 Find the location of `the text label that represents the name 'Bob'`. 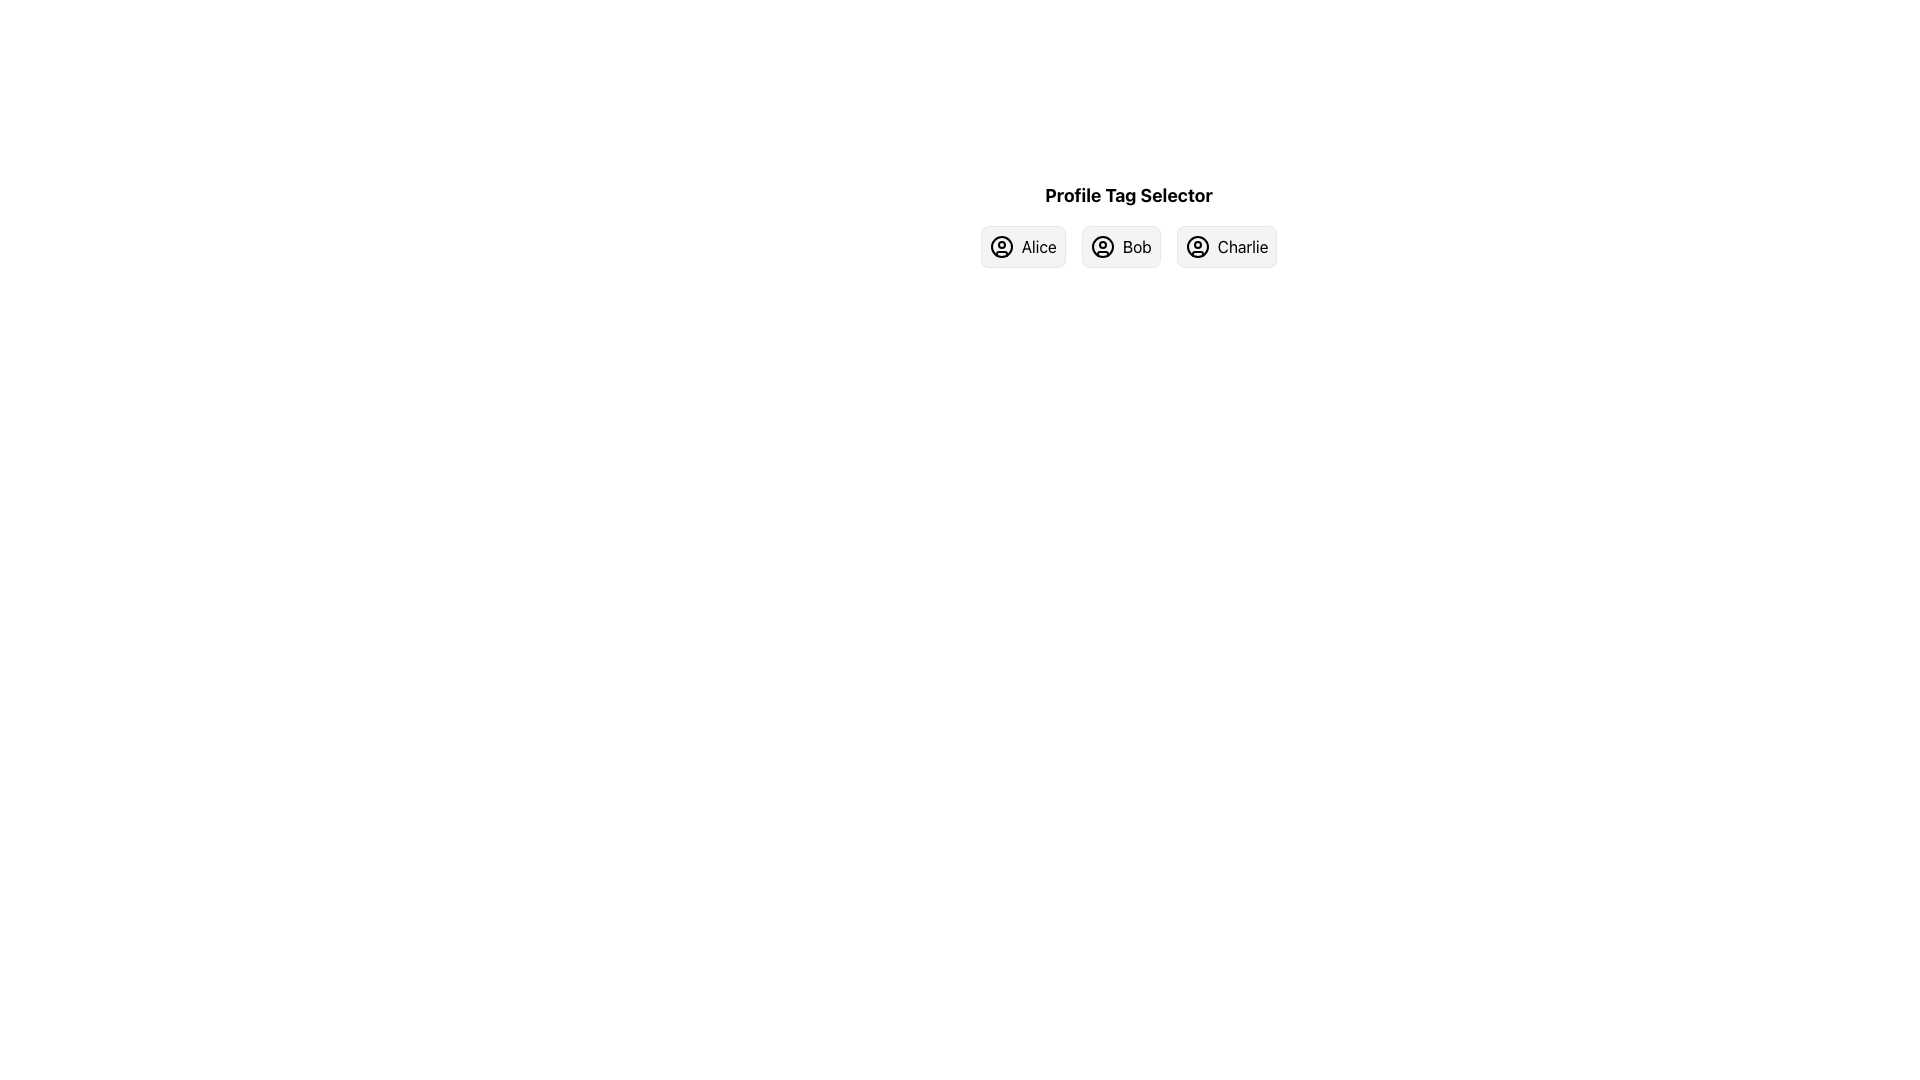

the text label that represents the name 'Bob' is located at coordinates (1137, 245).